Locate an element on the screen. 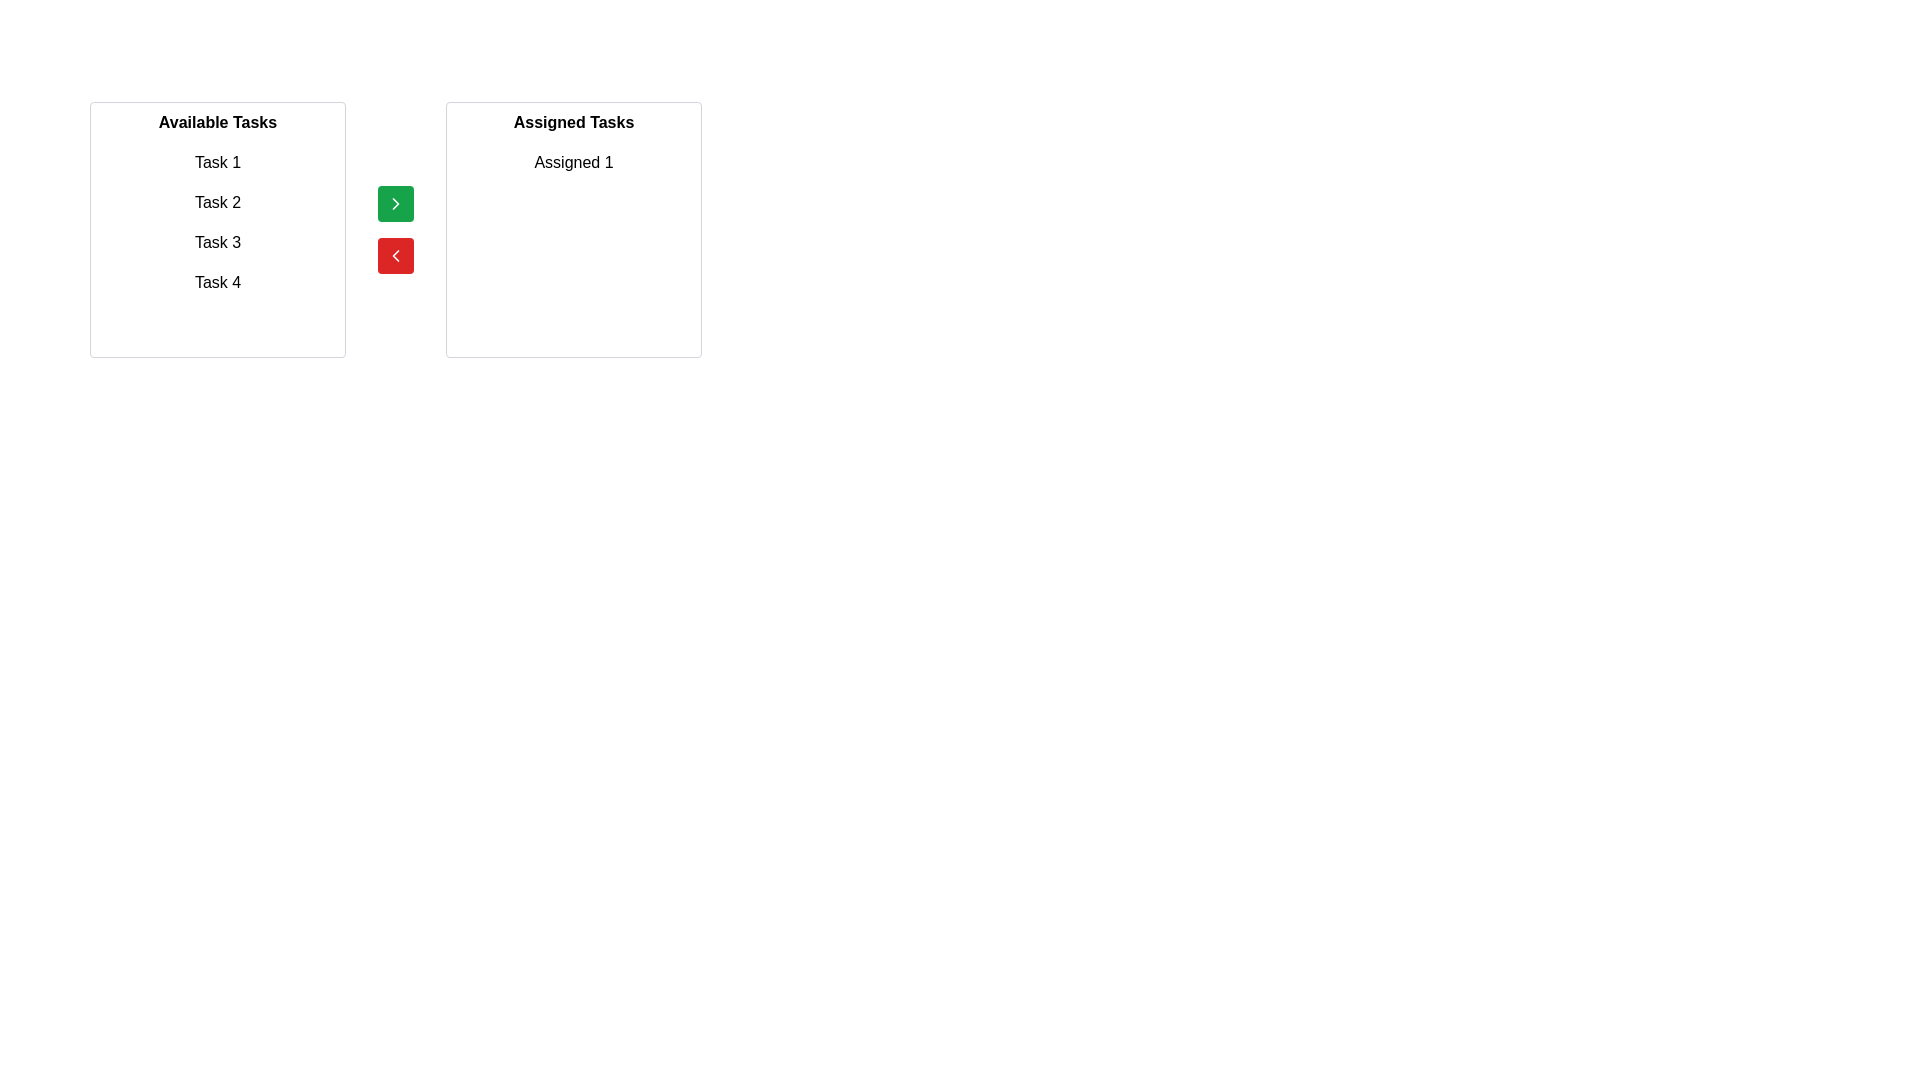 The width and height of the screenshot is (1920, 1080). the red backward navigation button located between the 'Available Tasks' and 'Assigned Tasks' lists is located at coordinates (395, 254).